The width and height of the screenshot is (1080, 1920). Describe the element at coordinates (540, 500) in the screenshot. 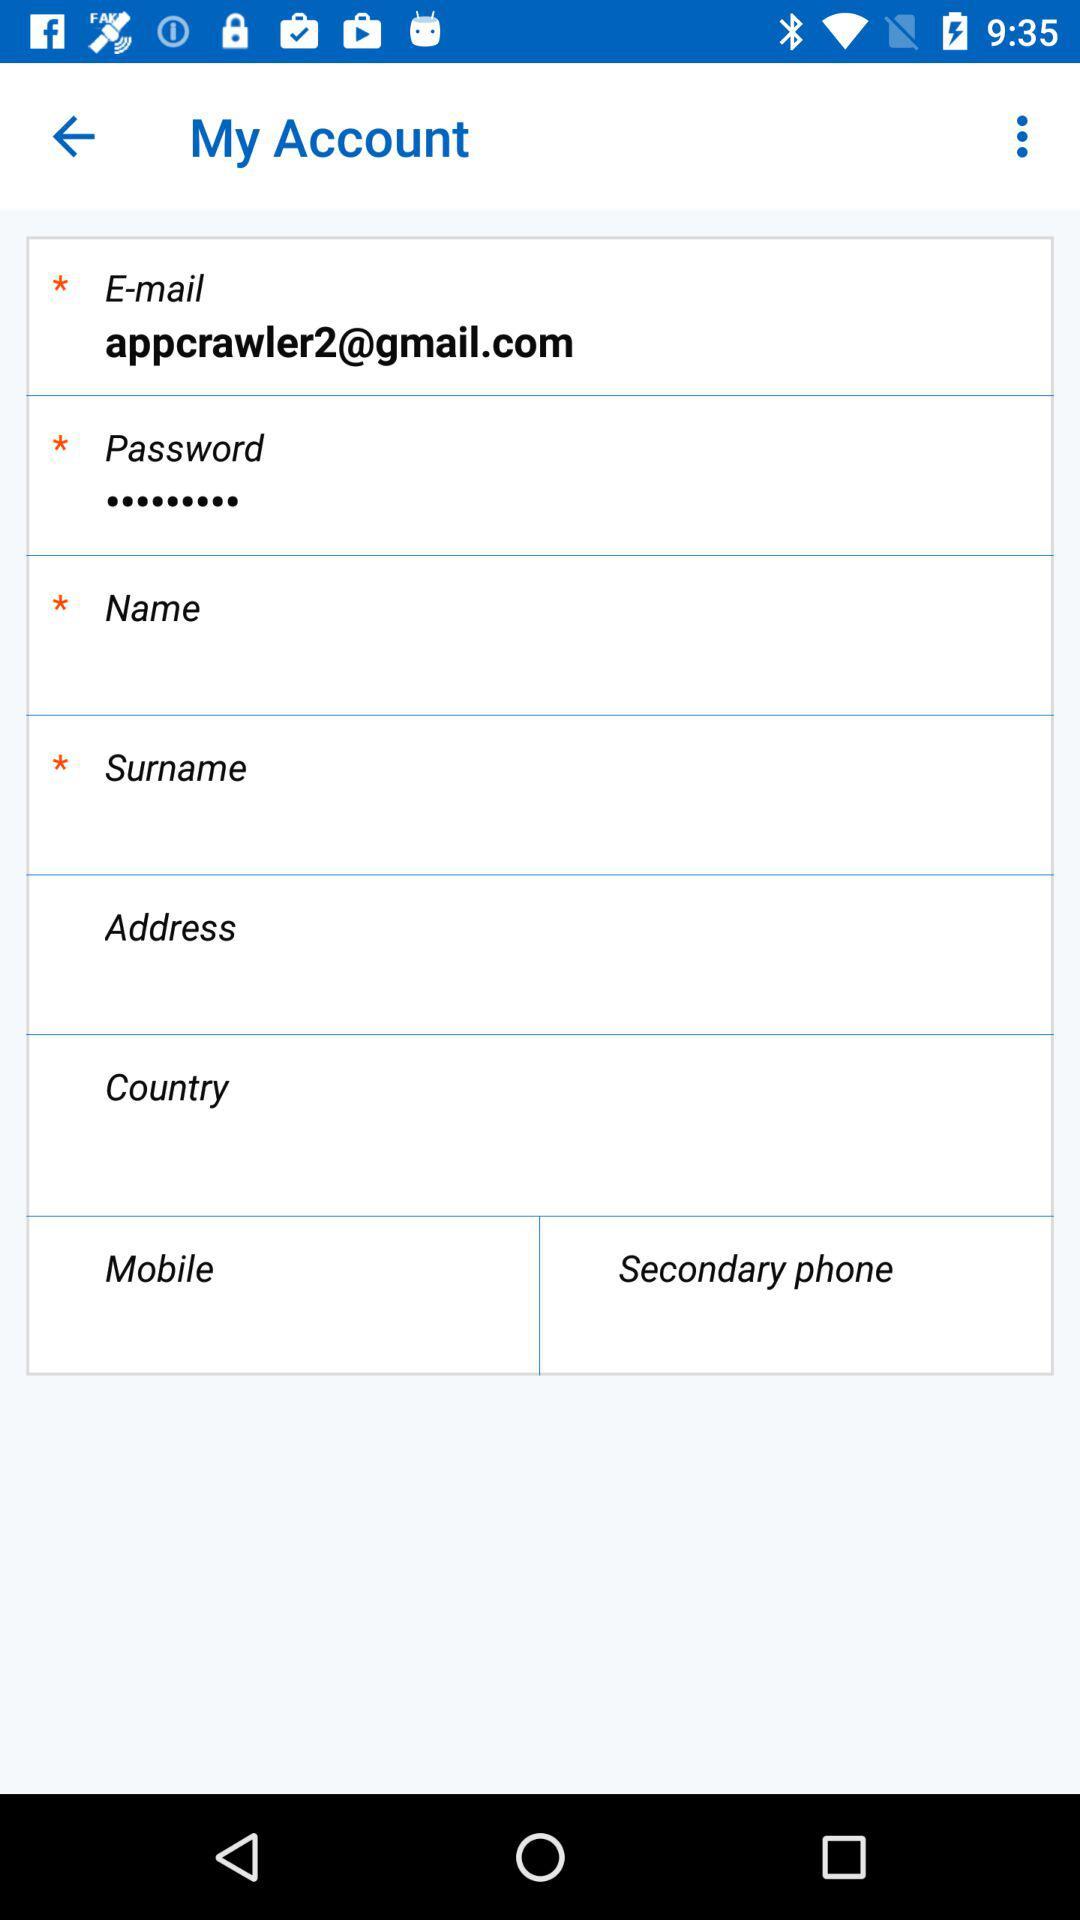

I see `crowd3116` at that location.